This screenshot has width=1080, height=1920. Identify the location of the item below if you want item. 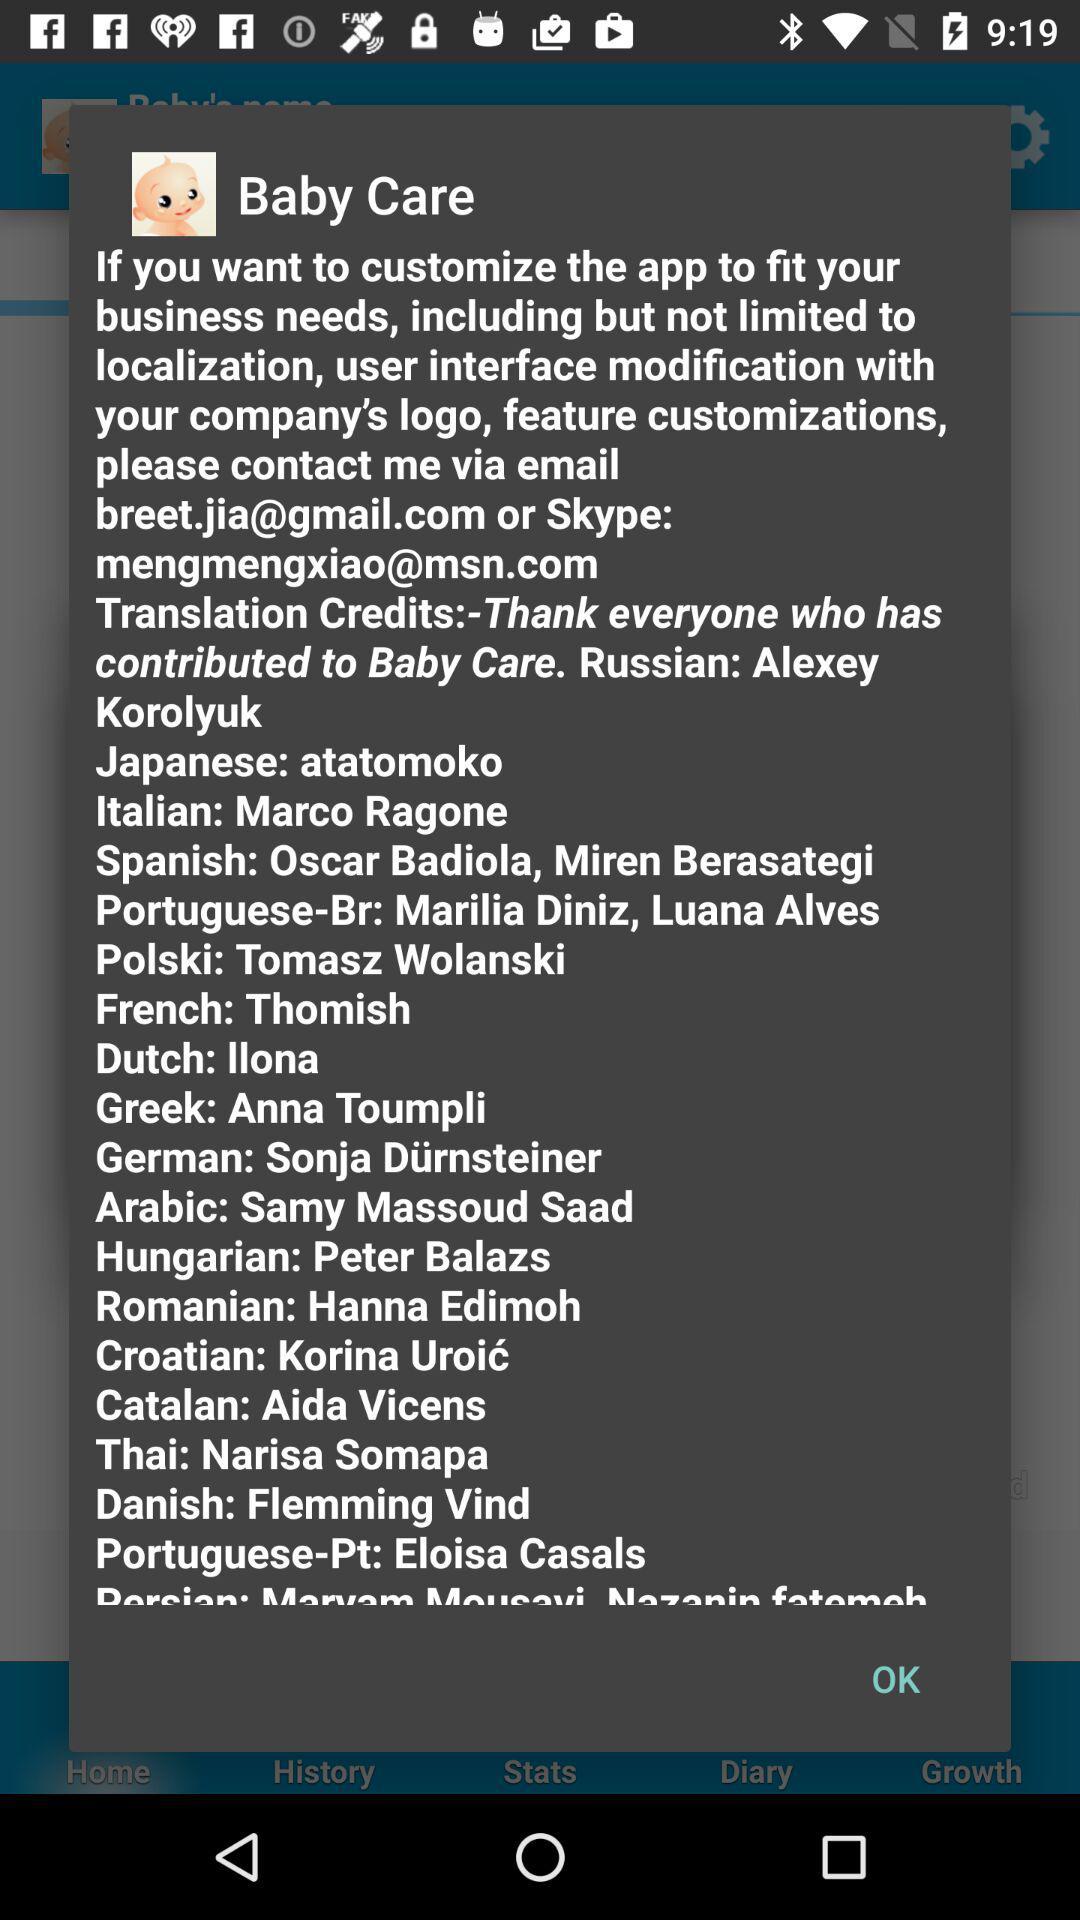
(894, 1678).